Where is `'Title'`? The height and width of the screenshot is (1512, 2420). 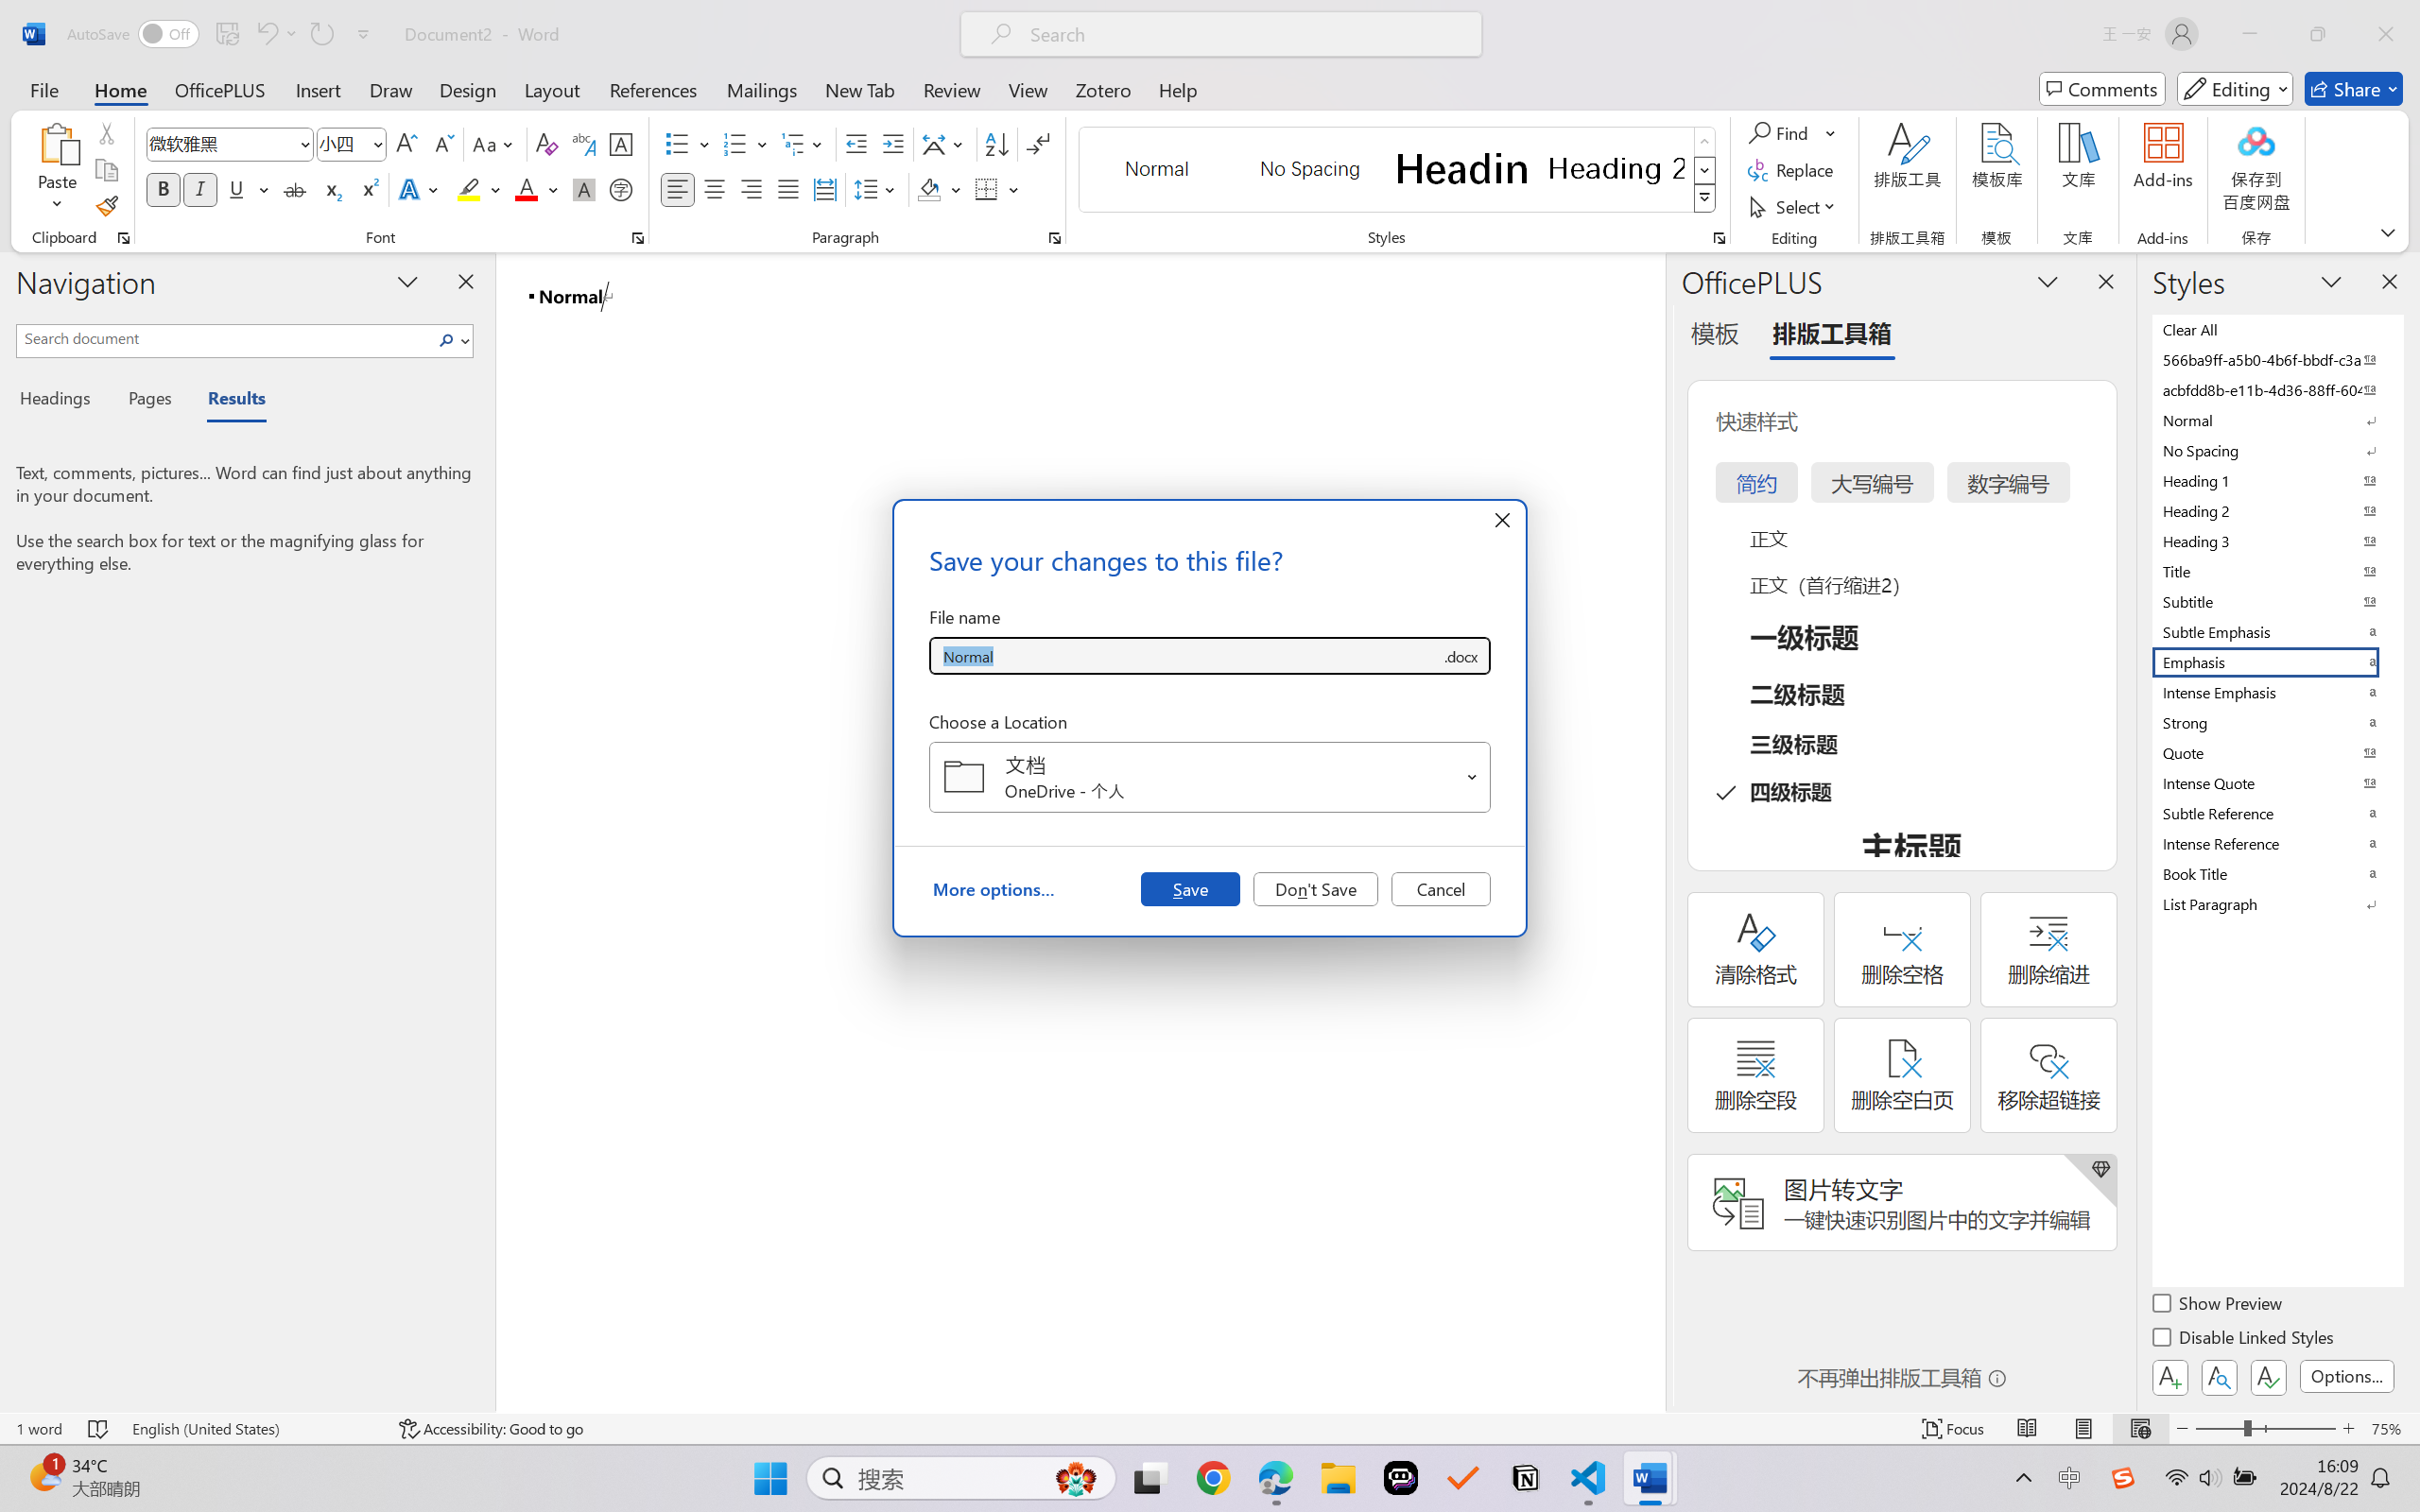 'Title' is located at coordinates (2275, 570).